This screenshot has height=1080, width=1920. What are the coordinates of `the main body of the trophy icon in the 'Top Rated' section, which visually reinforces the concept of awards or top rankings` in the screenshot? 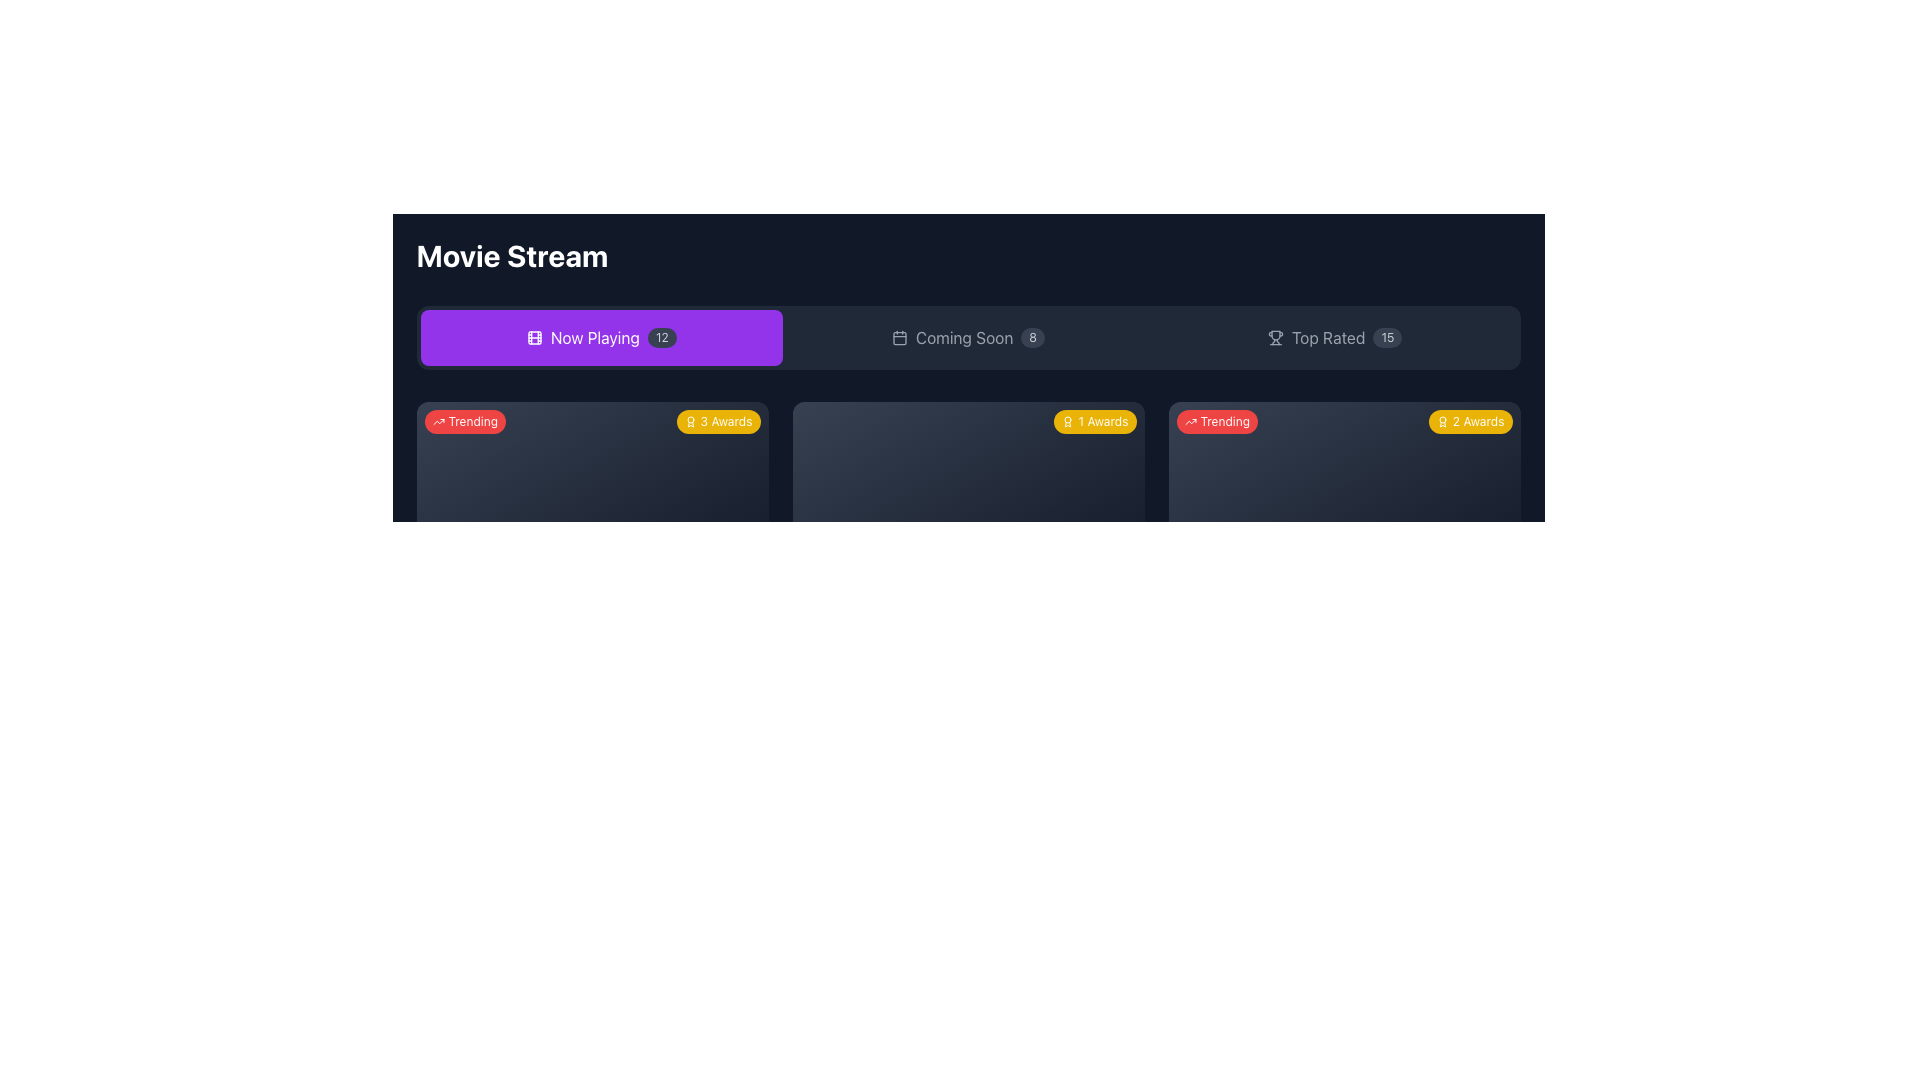 It's located at (1275, 334).